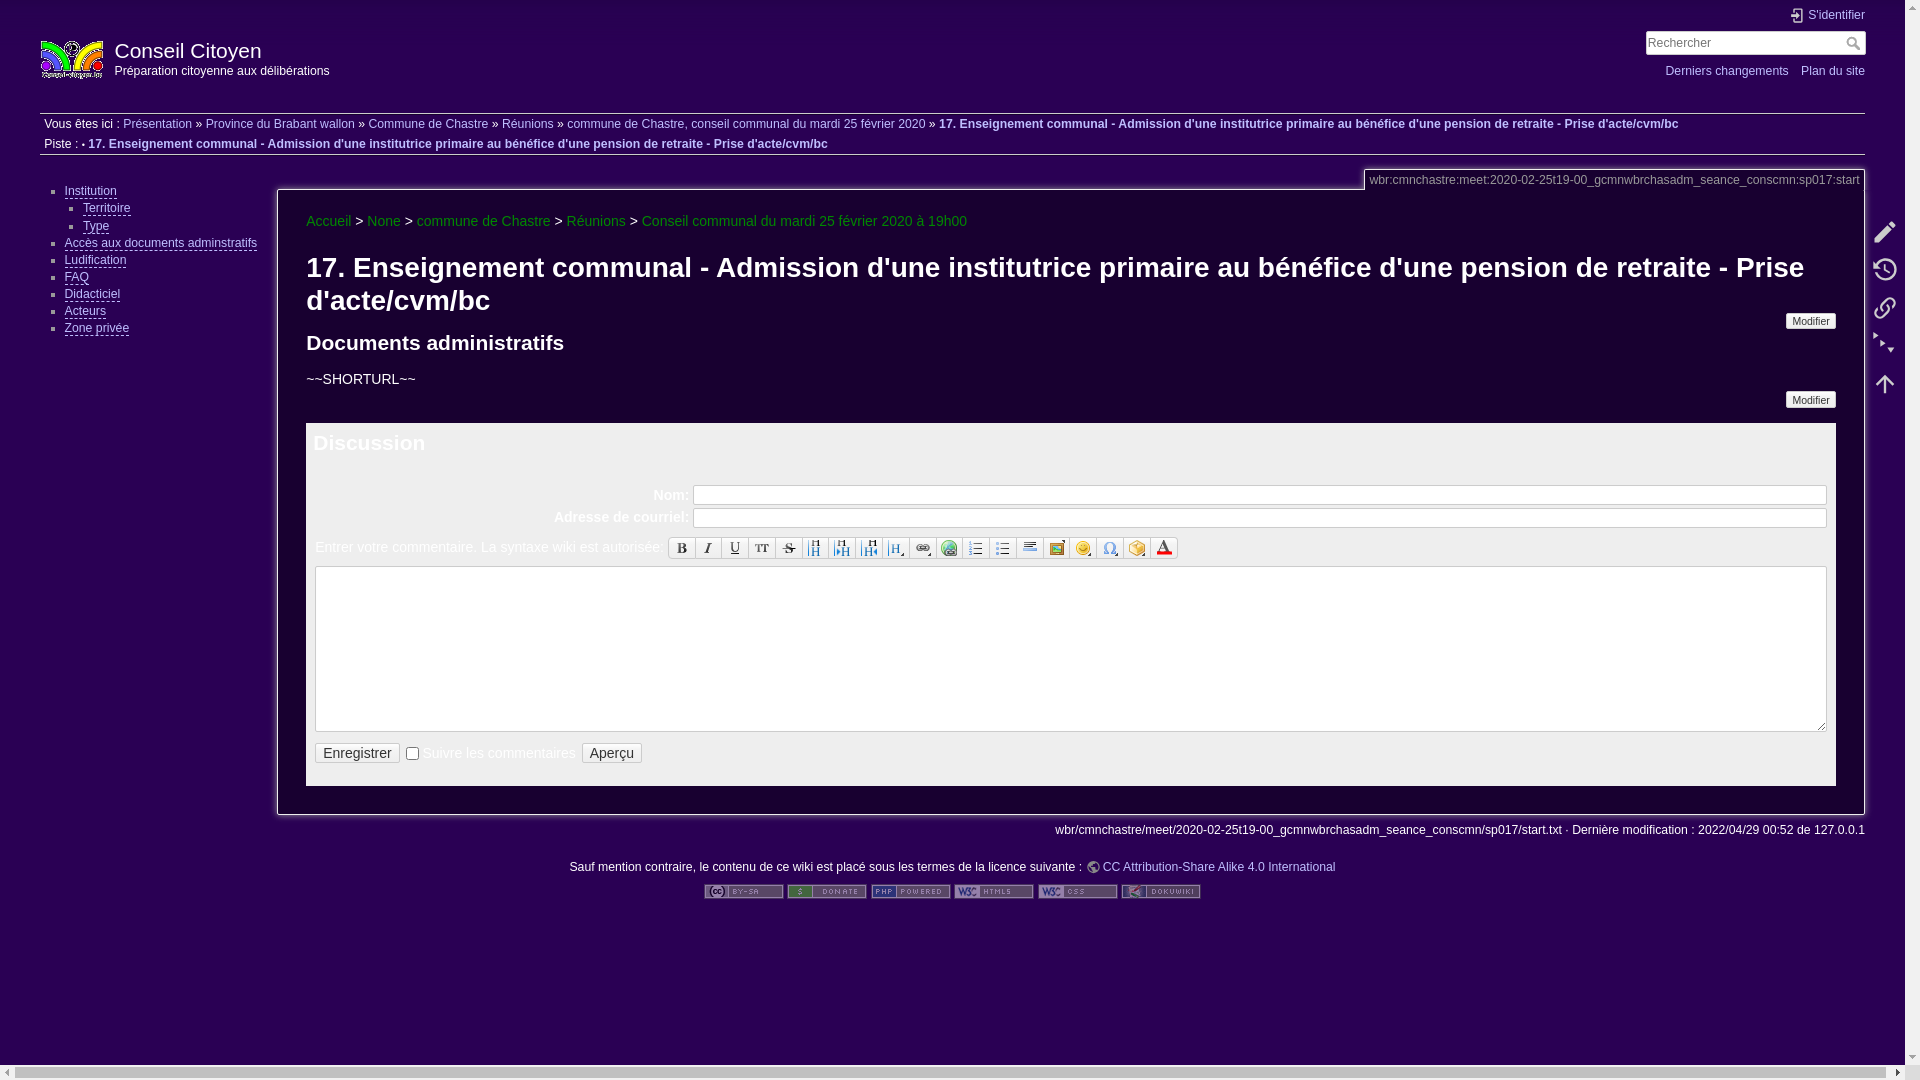 The image size is (1920, 1080). What do you see at coordinates (1755, 43) in the screenshot?
I see `'[F]'` at bounding box center [1755, 43].